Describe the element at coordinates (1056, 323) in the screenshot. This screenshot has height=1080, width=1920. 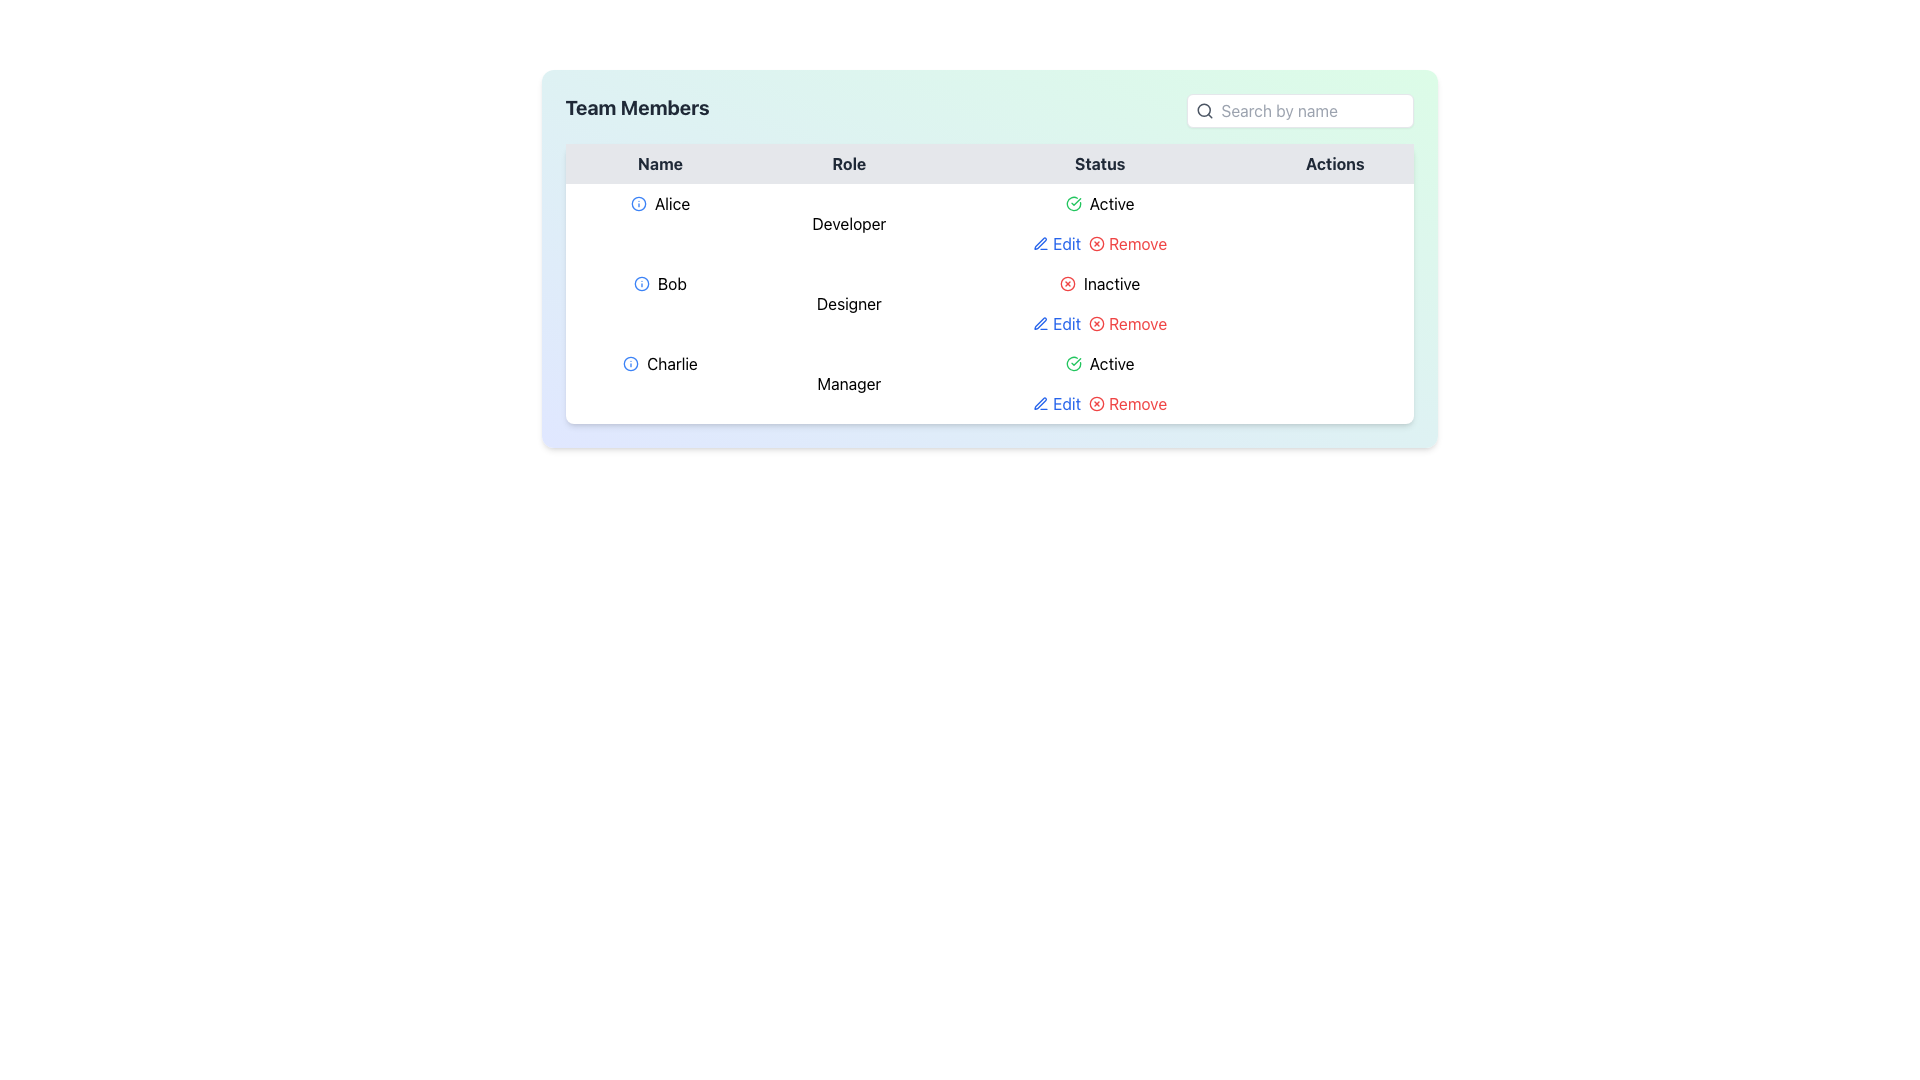
I see `the edit Text link with an icon in the Actions column for the row corresponding to Bob, the Designer, to initiate the edit action` at that location.